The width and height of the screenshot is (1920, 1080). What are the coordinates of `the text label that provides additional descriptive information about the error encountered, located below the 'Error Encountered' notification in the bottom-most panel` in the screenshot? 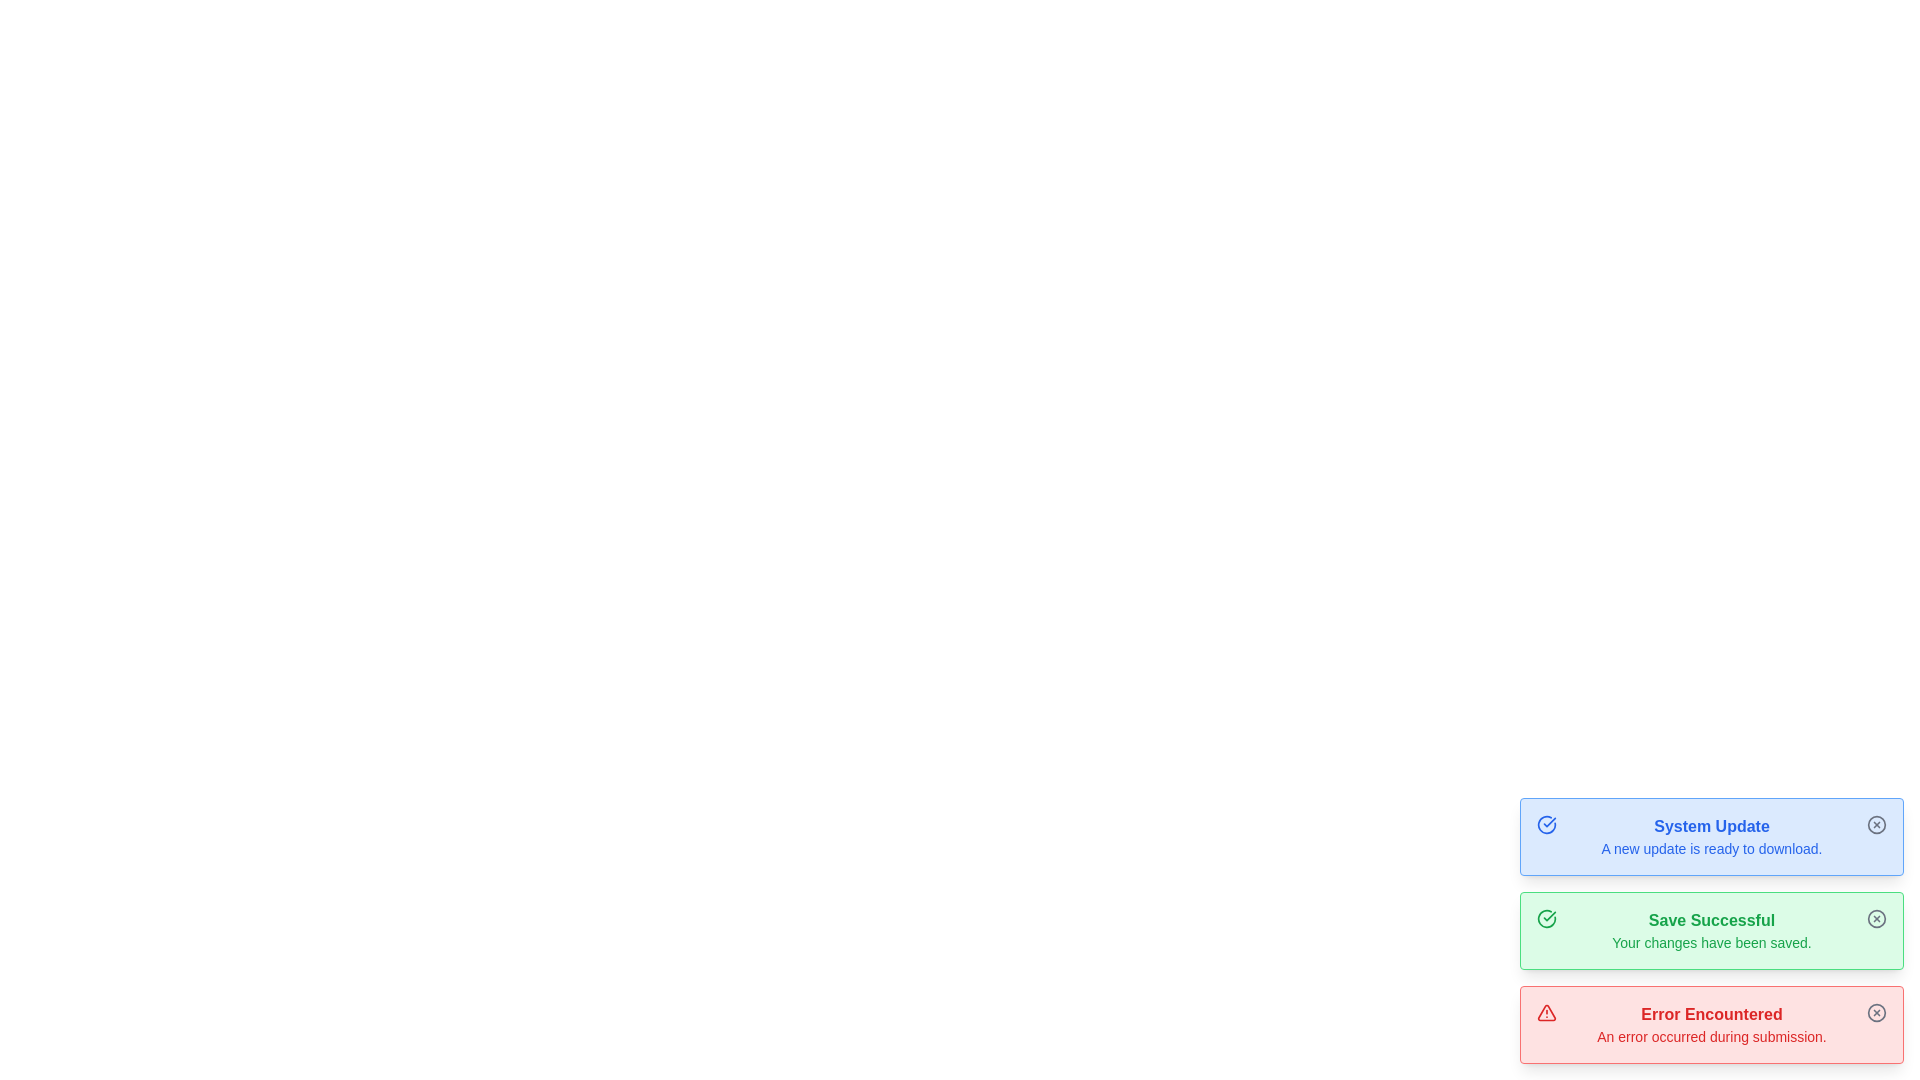 It's located at (1711, 1036).